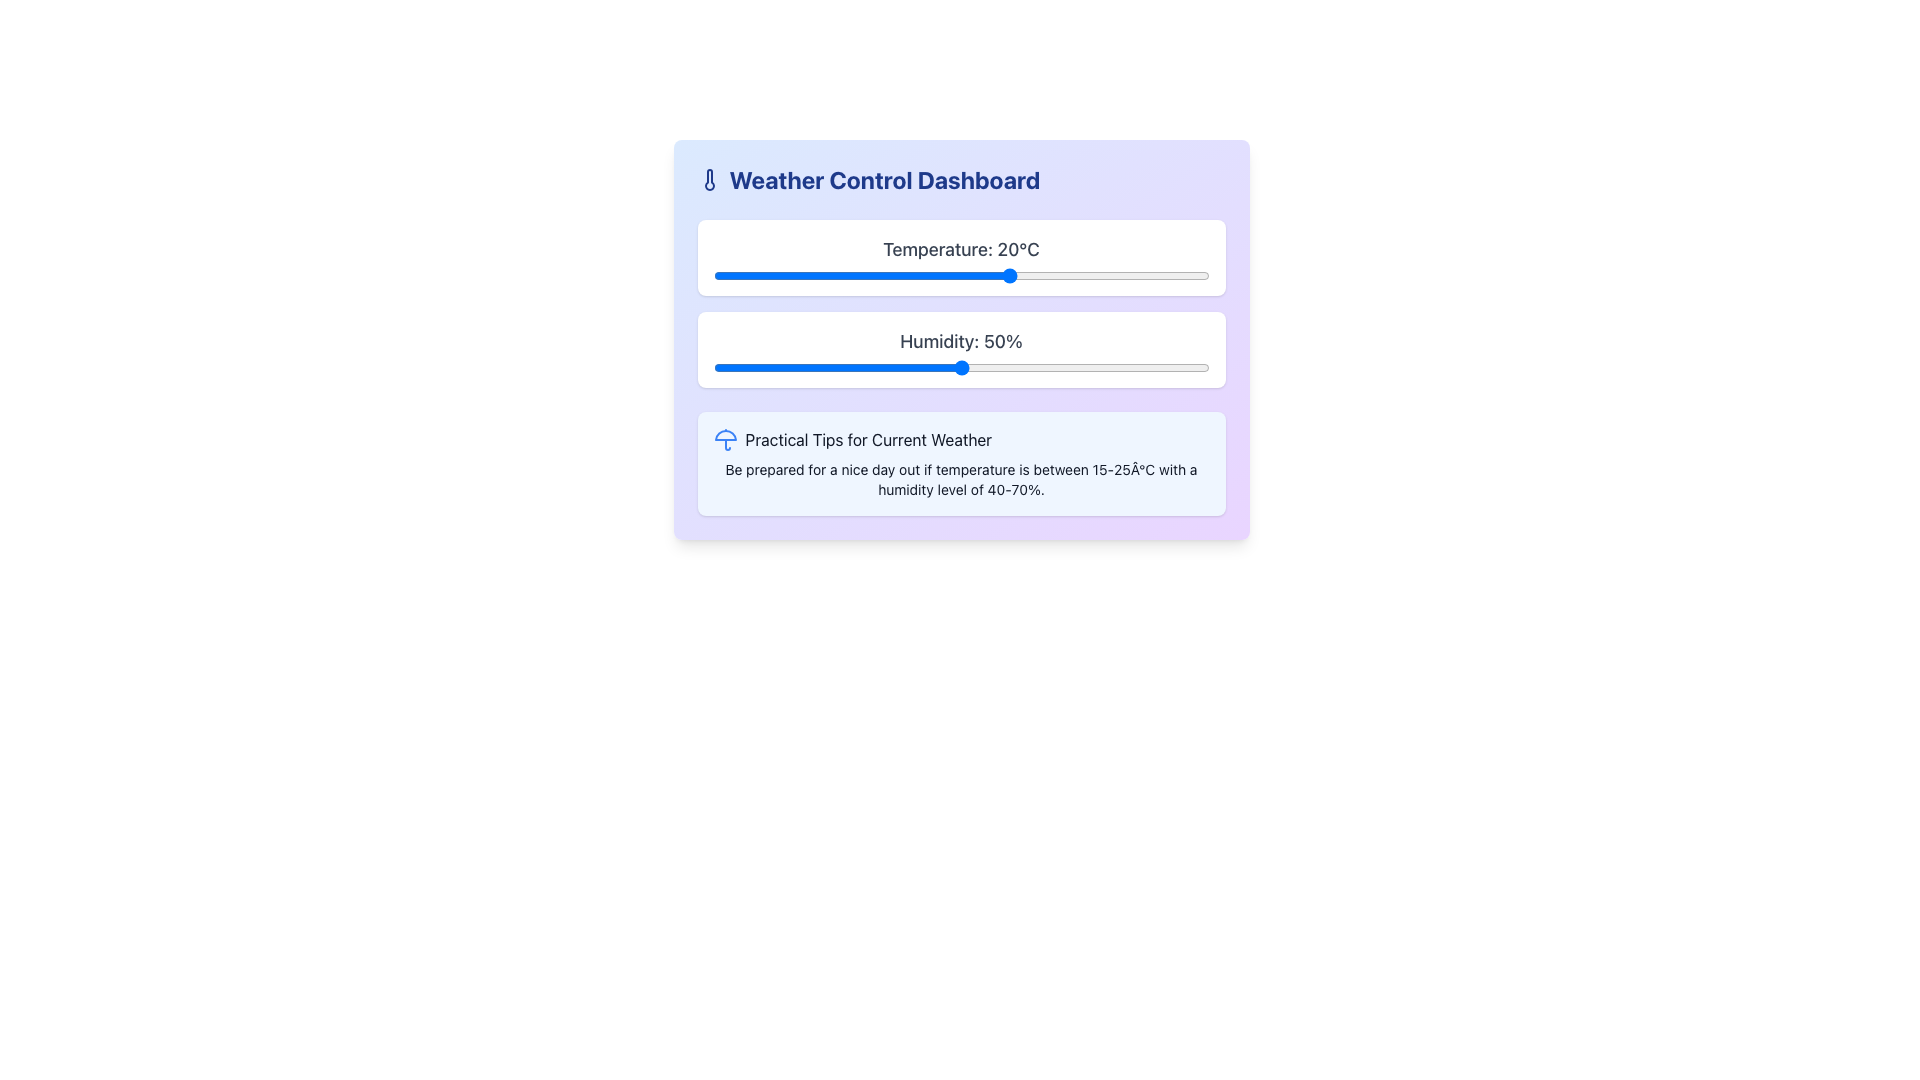  Describe the element at coordinates (961, 367) in the screenshot. I see `the slider bar located beneath the 'Humidity: 50%' label in the second card of the 'Weather Control Dashboard' to set a specific humidity value` at that location.